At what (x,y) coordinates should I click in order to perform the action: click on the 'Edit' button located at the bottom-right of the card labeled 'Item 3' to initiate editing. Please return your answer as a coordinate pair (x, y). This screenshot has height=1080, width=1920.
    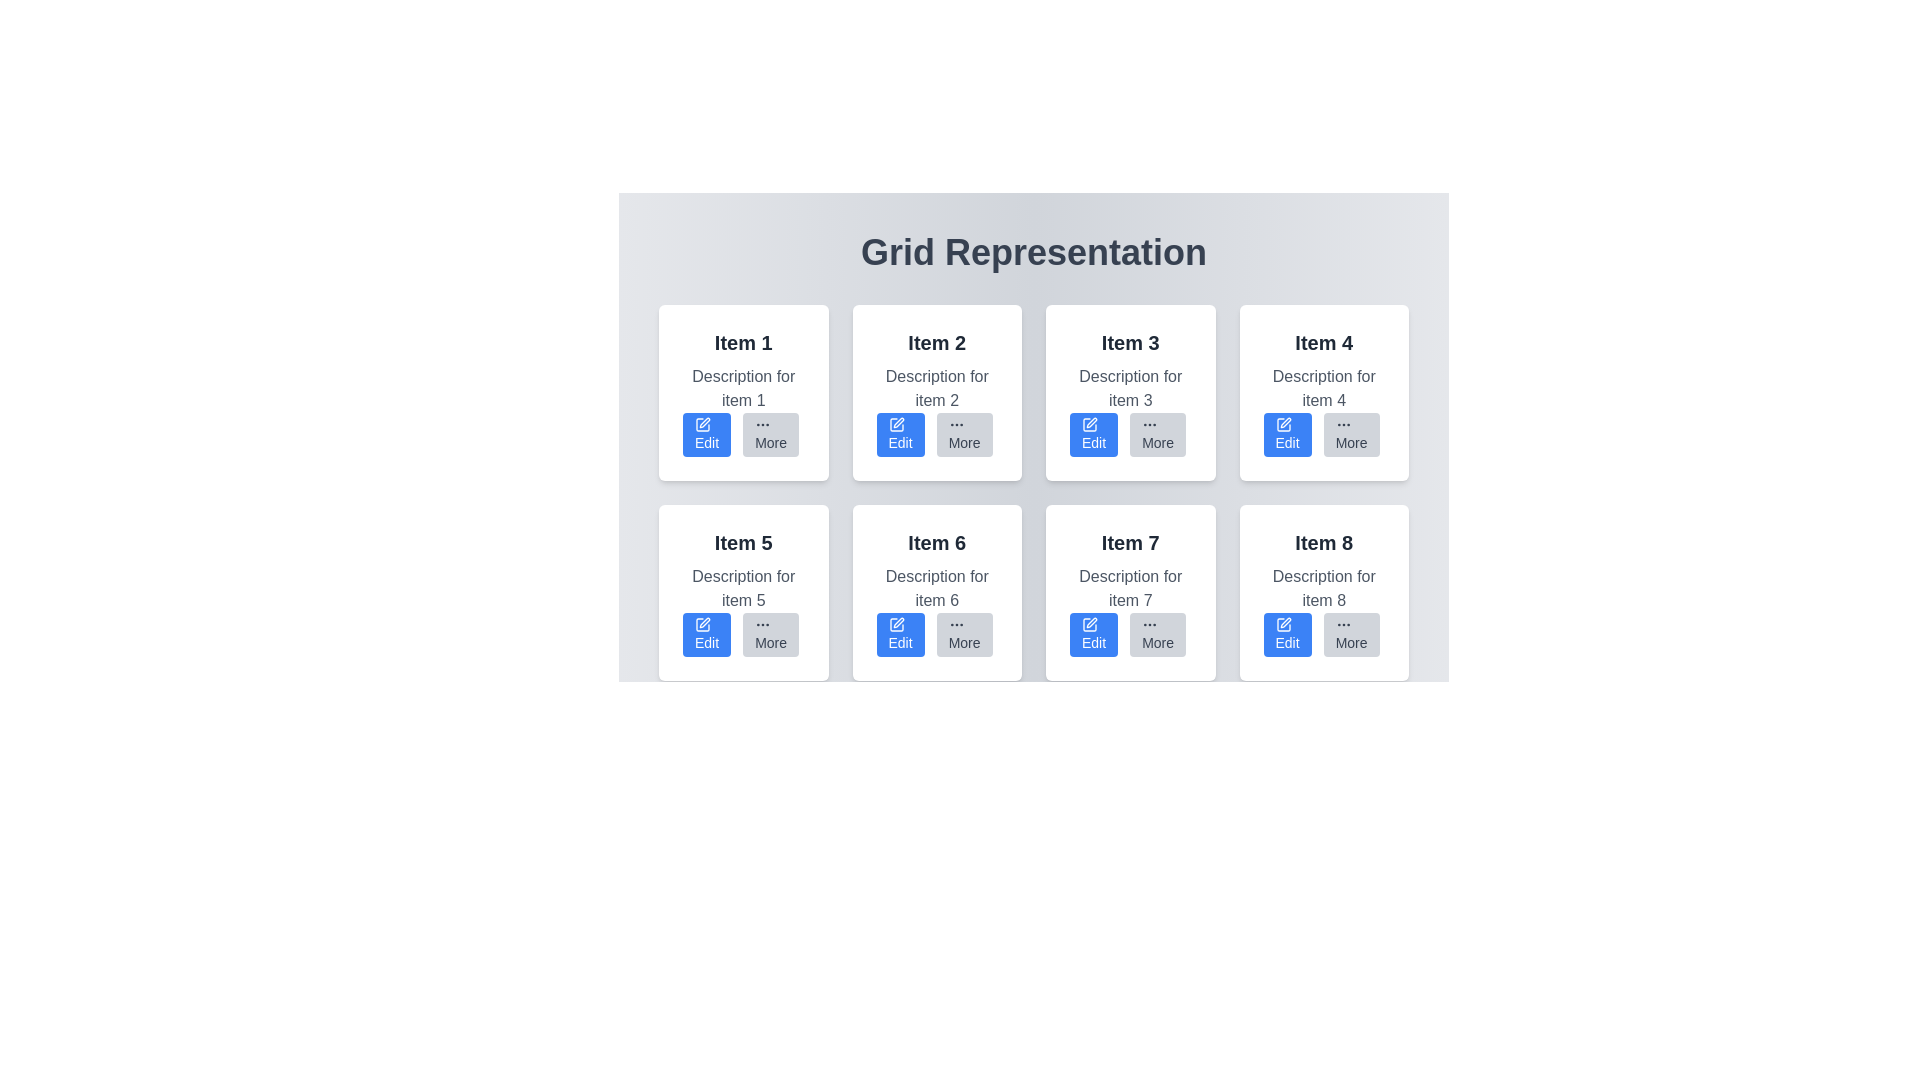
    Looking at the image, I should click on (1089, 422).